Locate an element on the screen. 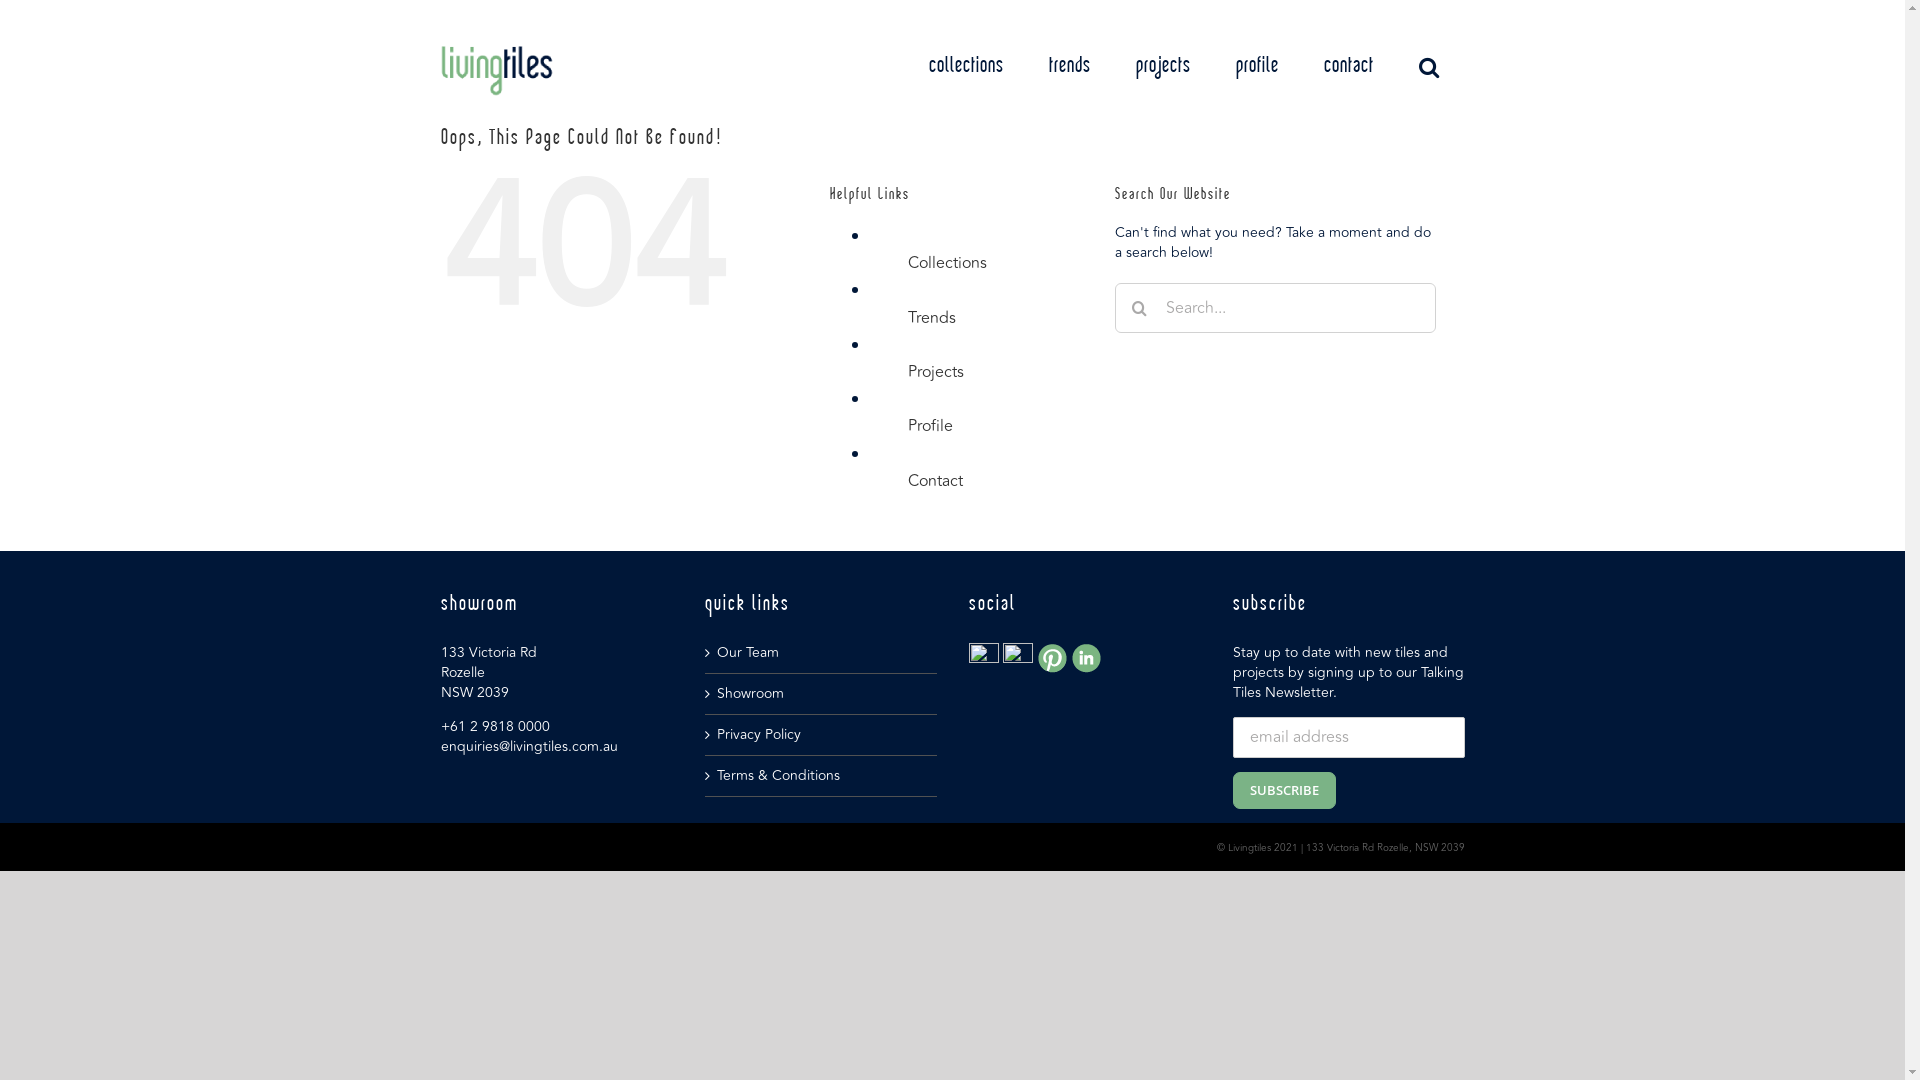 This screenshot has width=1920, height=1080. 'enquiries@livingtiles.com.au' is located at coordinates (528, 746).